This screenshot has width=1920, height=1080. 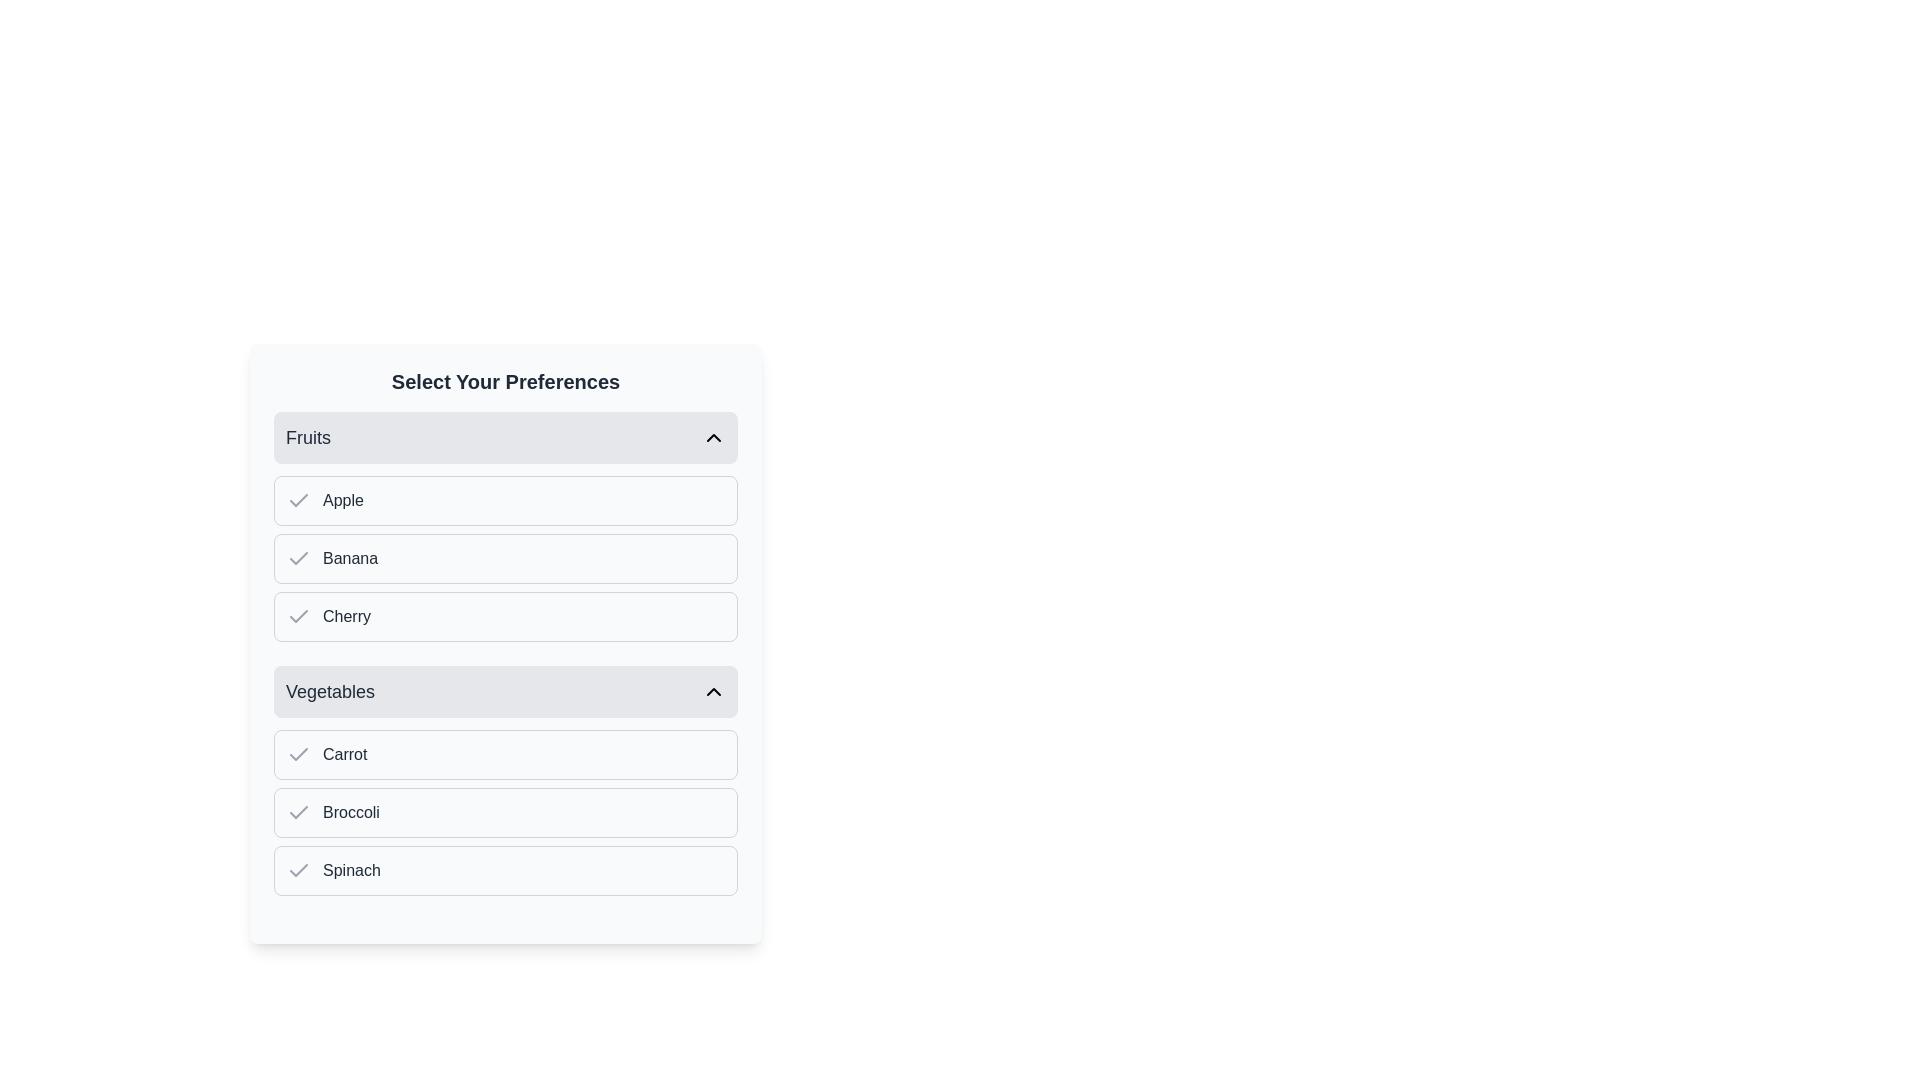 I want to click on the icon that indicates the 'Banana' option is selected in the 'Fruits' category, which is located to the left of the text 'Banana', so click(x=297, y=559).